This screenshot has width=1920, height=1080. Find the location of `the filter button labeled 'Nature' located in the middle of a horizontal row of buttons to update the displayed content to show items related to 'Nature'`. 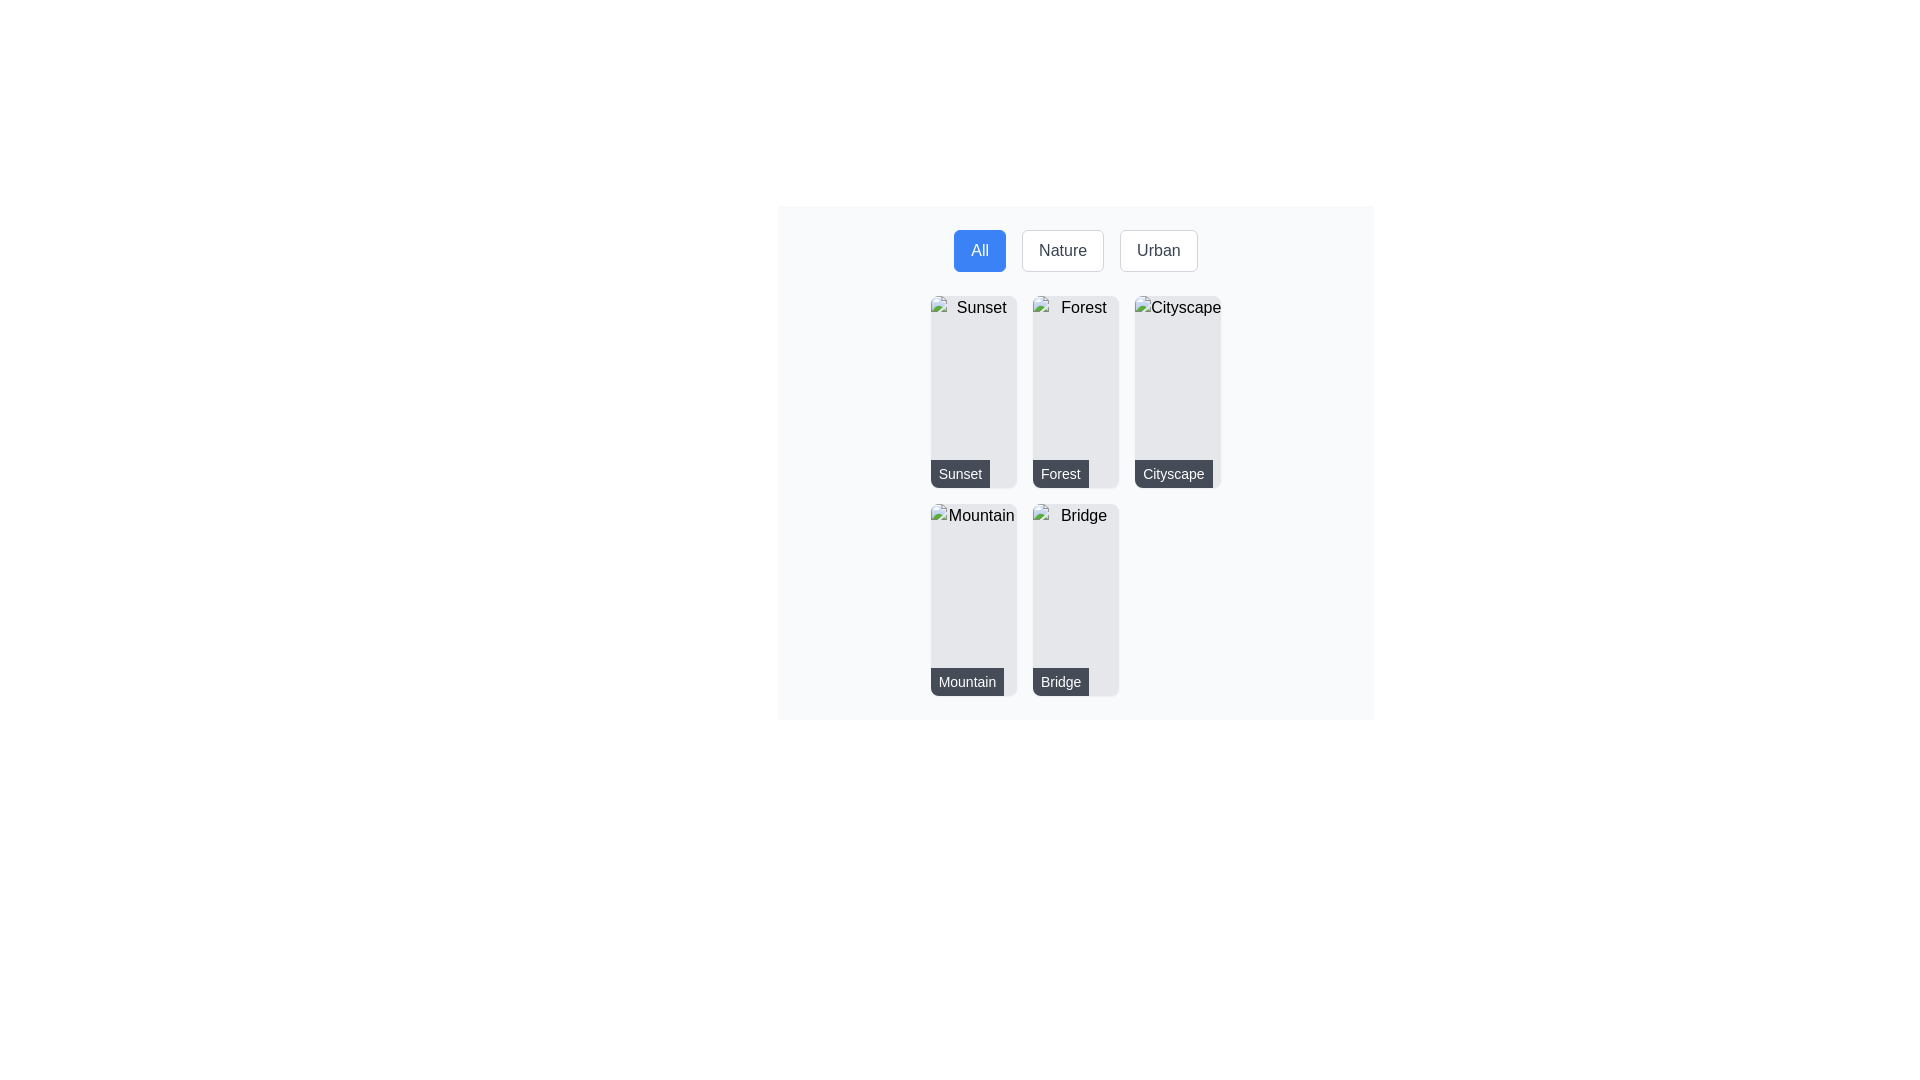

the filter button labeled 'Nature' located in the middle of a horizontal row of buttons to update the displayed content to show items related to 'Nature' is located at coordinates (1062, 249).